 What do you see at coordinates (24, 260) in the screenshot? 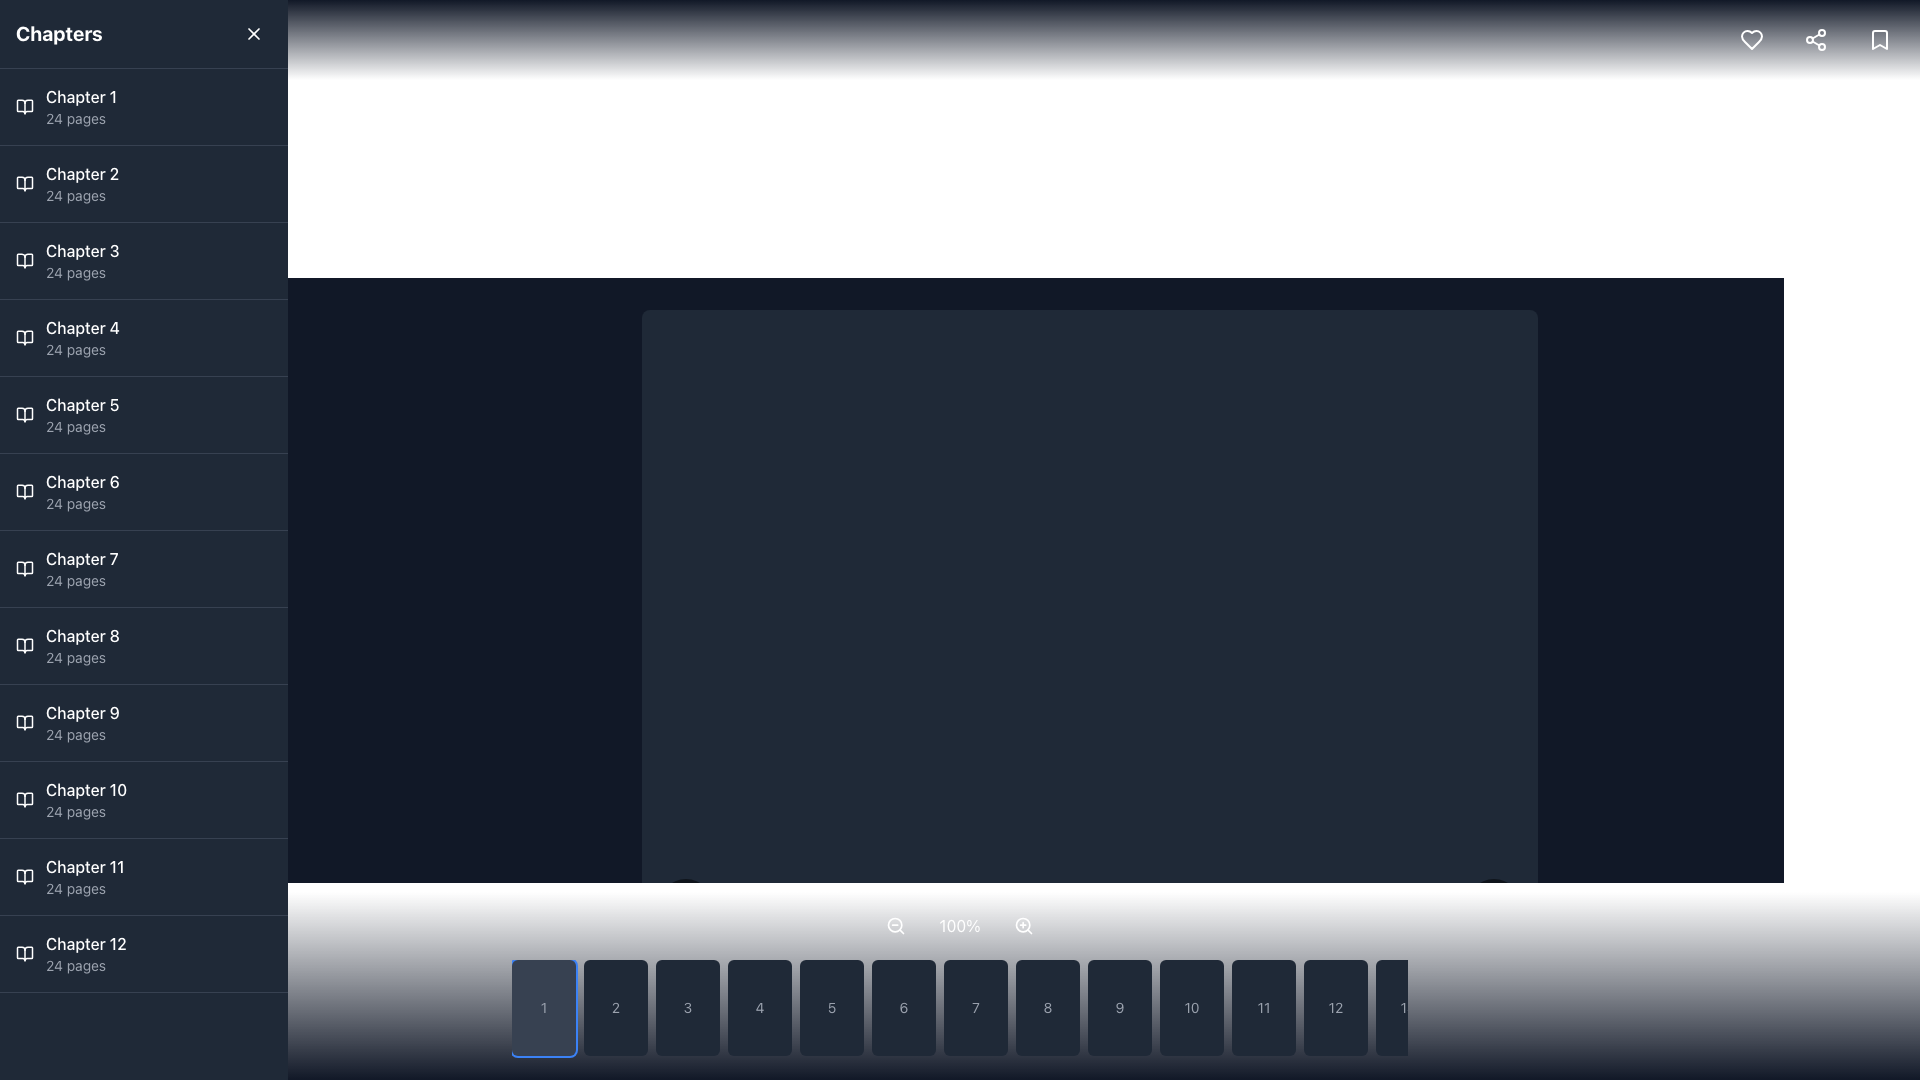
I see `the icon representing 'Chapter 3' located in the sidebar adjacent to the text label for the chapter` at bounding box center [24, 260].